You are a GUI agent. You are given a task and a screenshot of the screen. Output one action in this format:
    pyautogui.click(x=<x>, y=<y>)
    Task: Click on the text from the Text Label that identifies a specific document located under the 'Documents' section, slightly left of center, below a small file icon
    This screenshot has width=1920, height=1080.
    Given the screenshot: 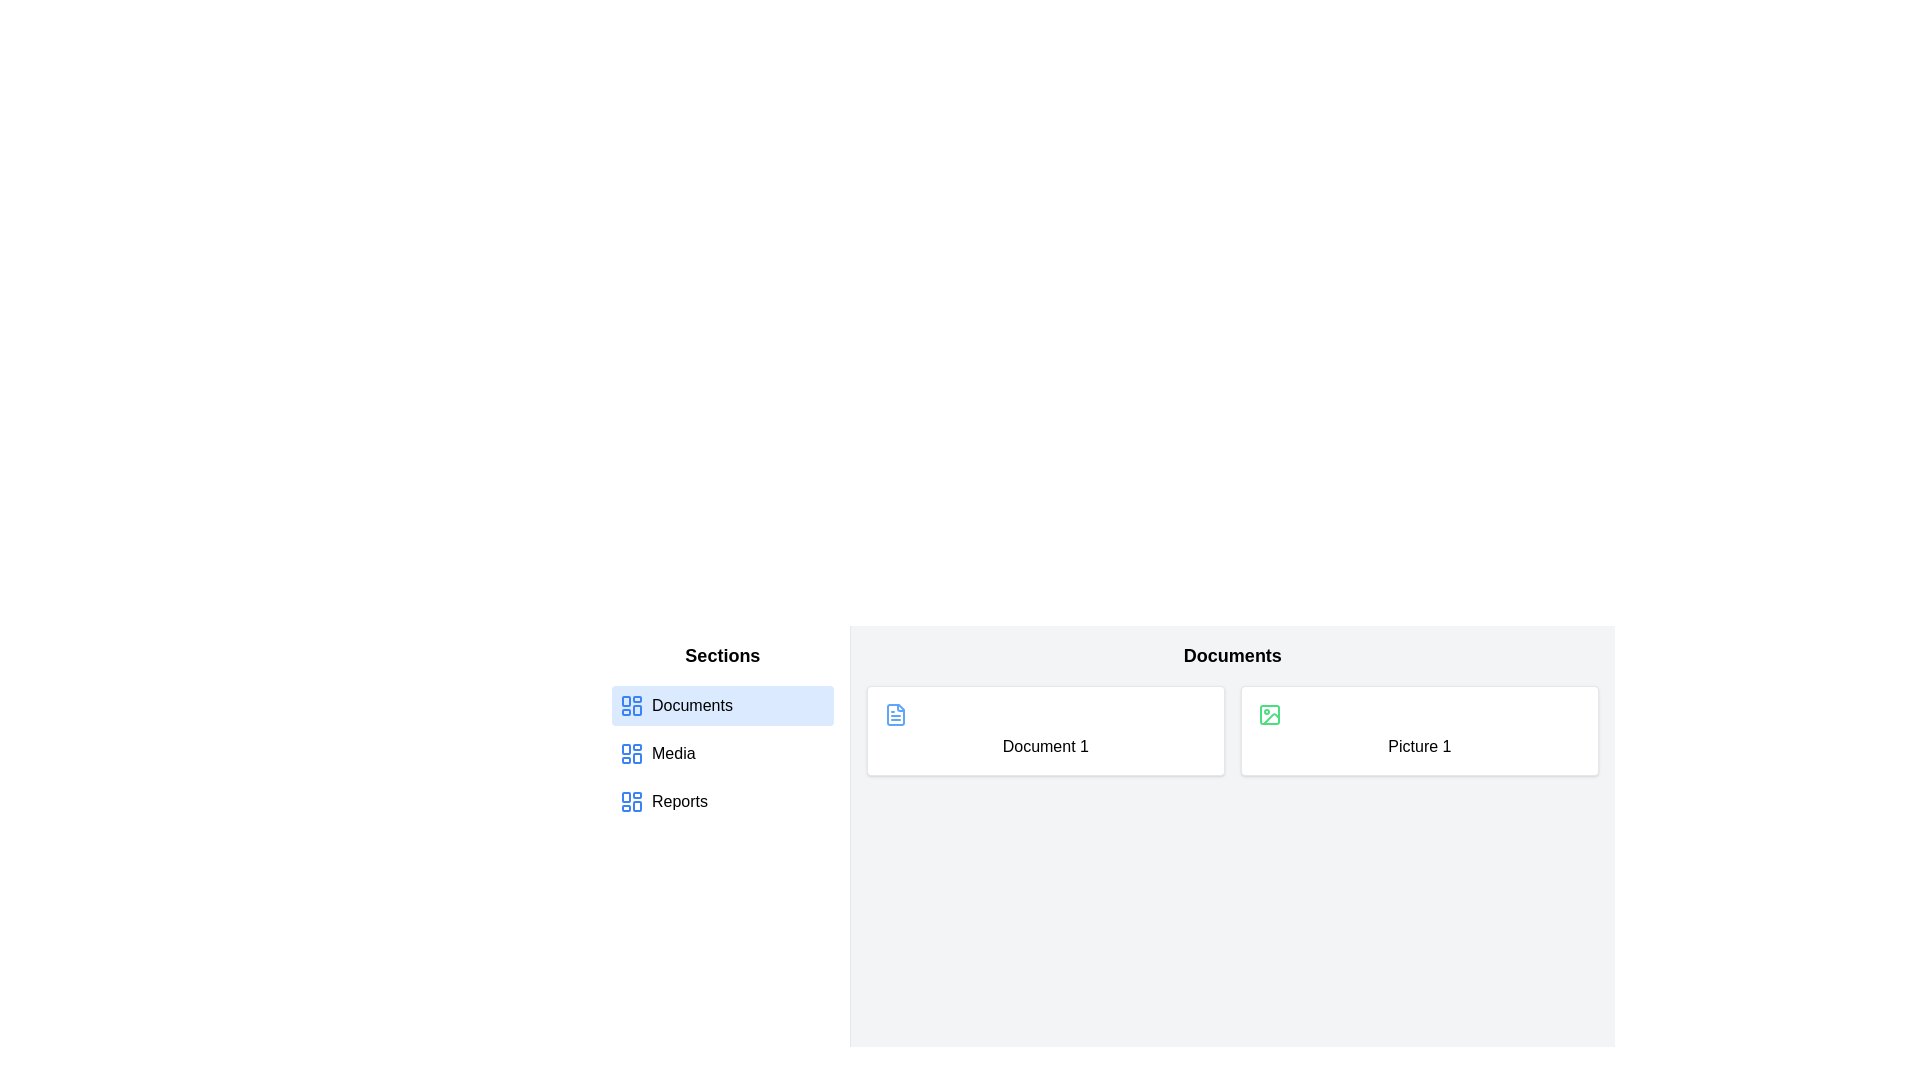 What is the action you would take?
    pyautogui.click(x=1044, y=747)
    